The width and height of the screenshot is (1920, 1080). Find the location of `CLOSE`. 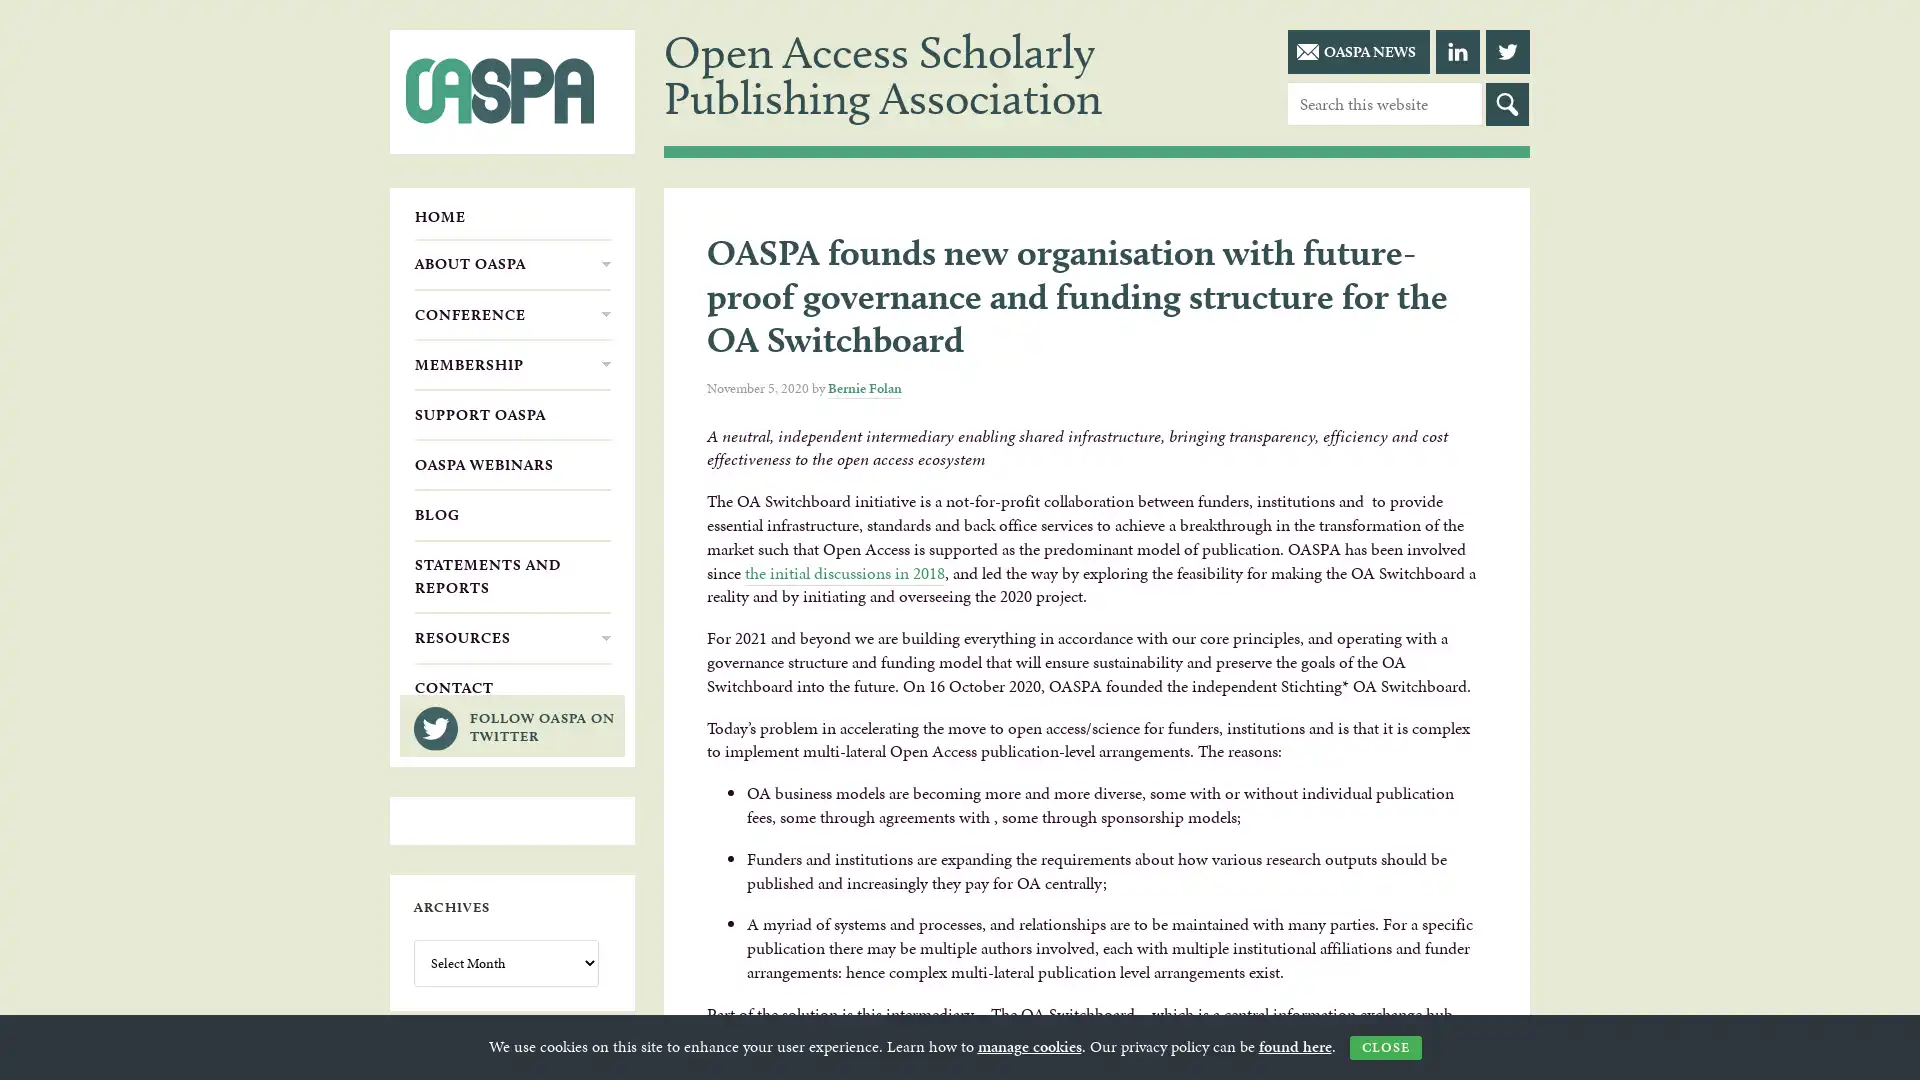

CLOSE is located at coordinates (1384, 1047).